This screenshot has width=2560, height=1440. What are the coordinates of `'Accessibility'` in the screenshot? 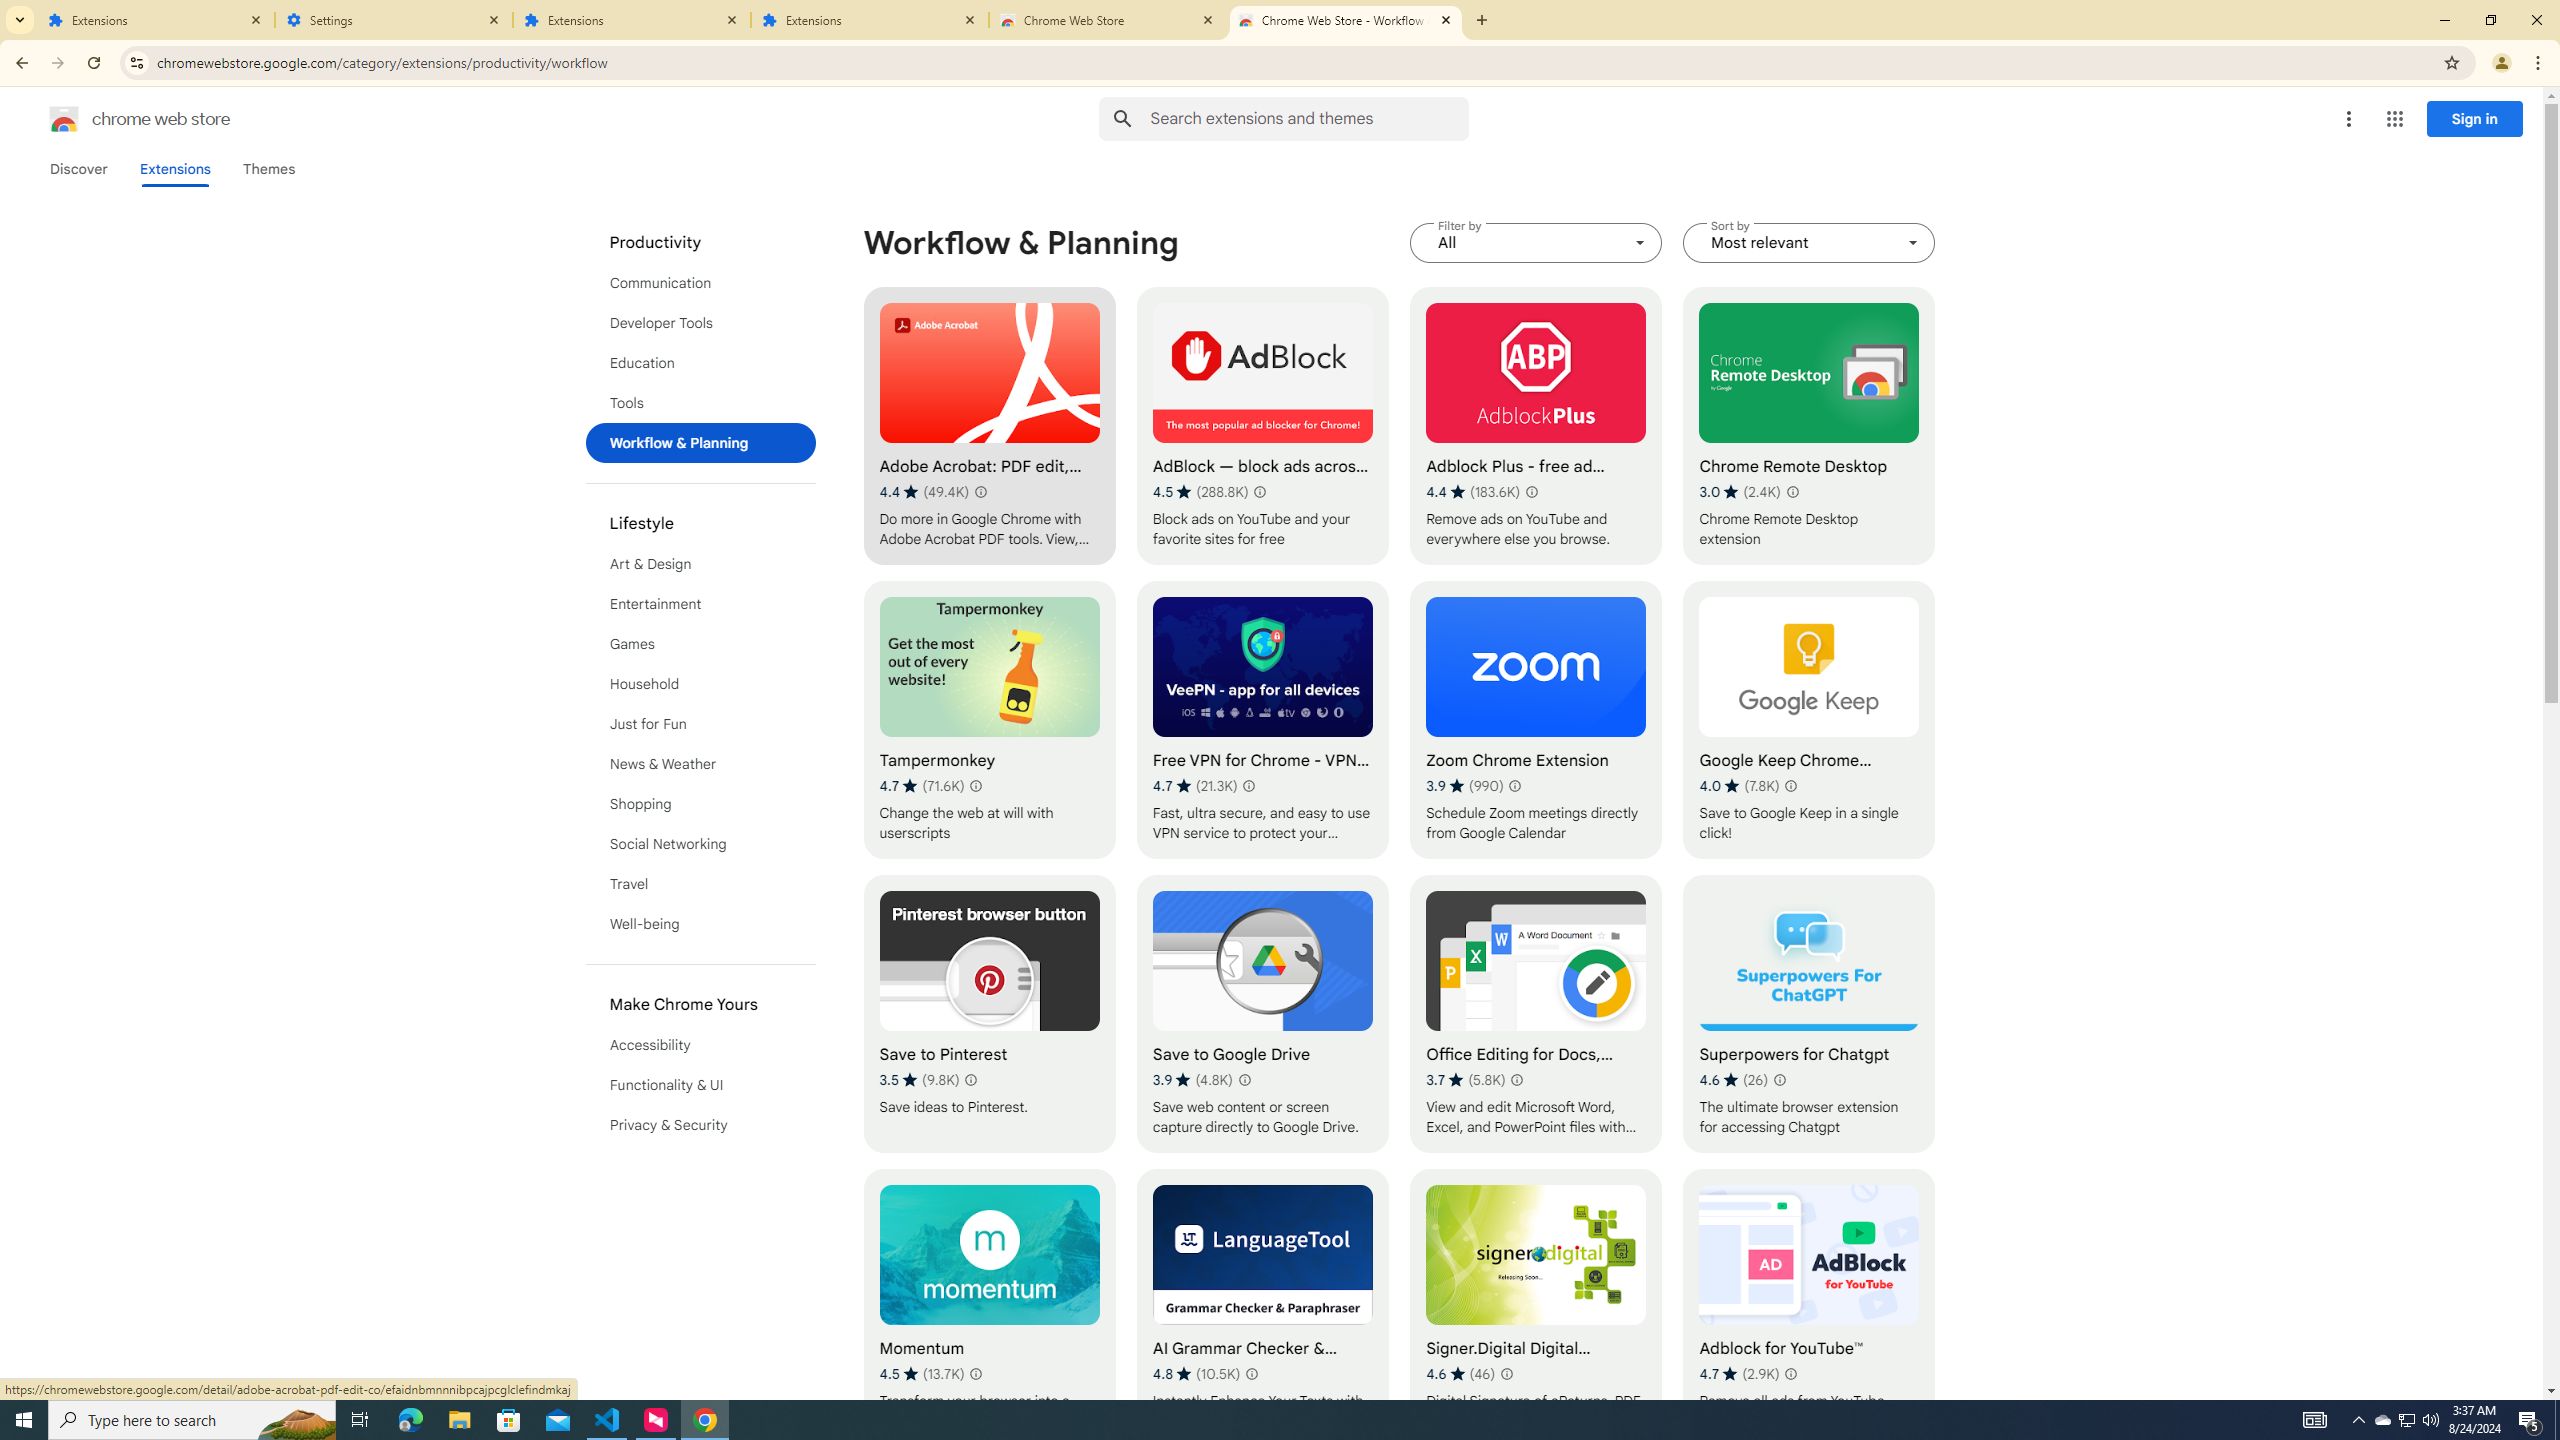 It's located at (701, 1045).